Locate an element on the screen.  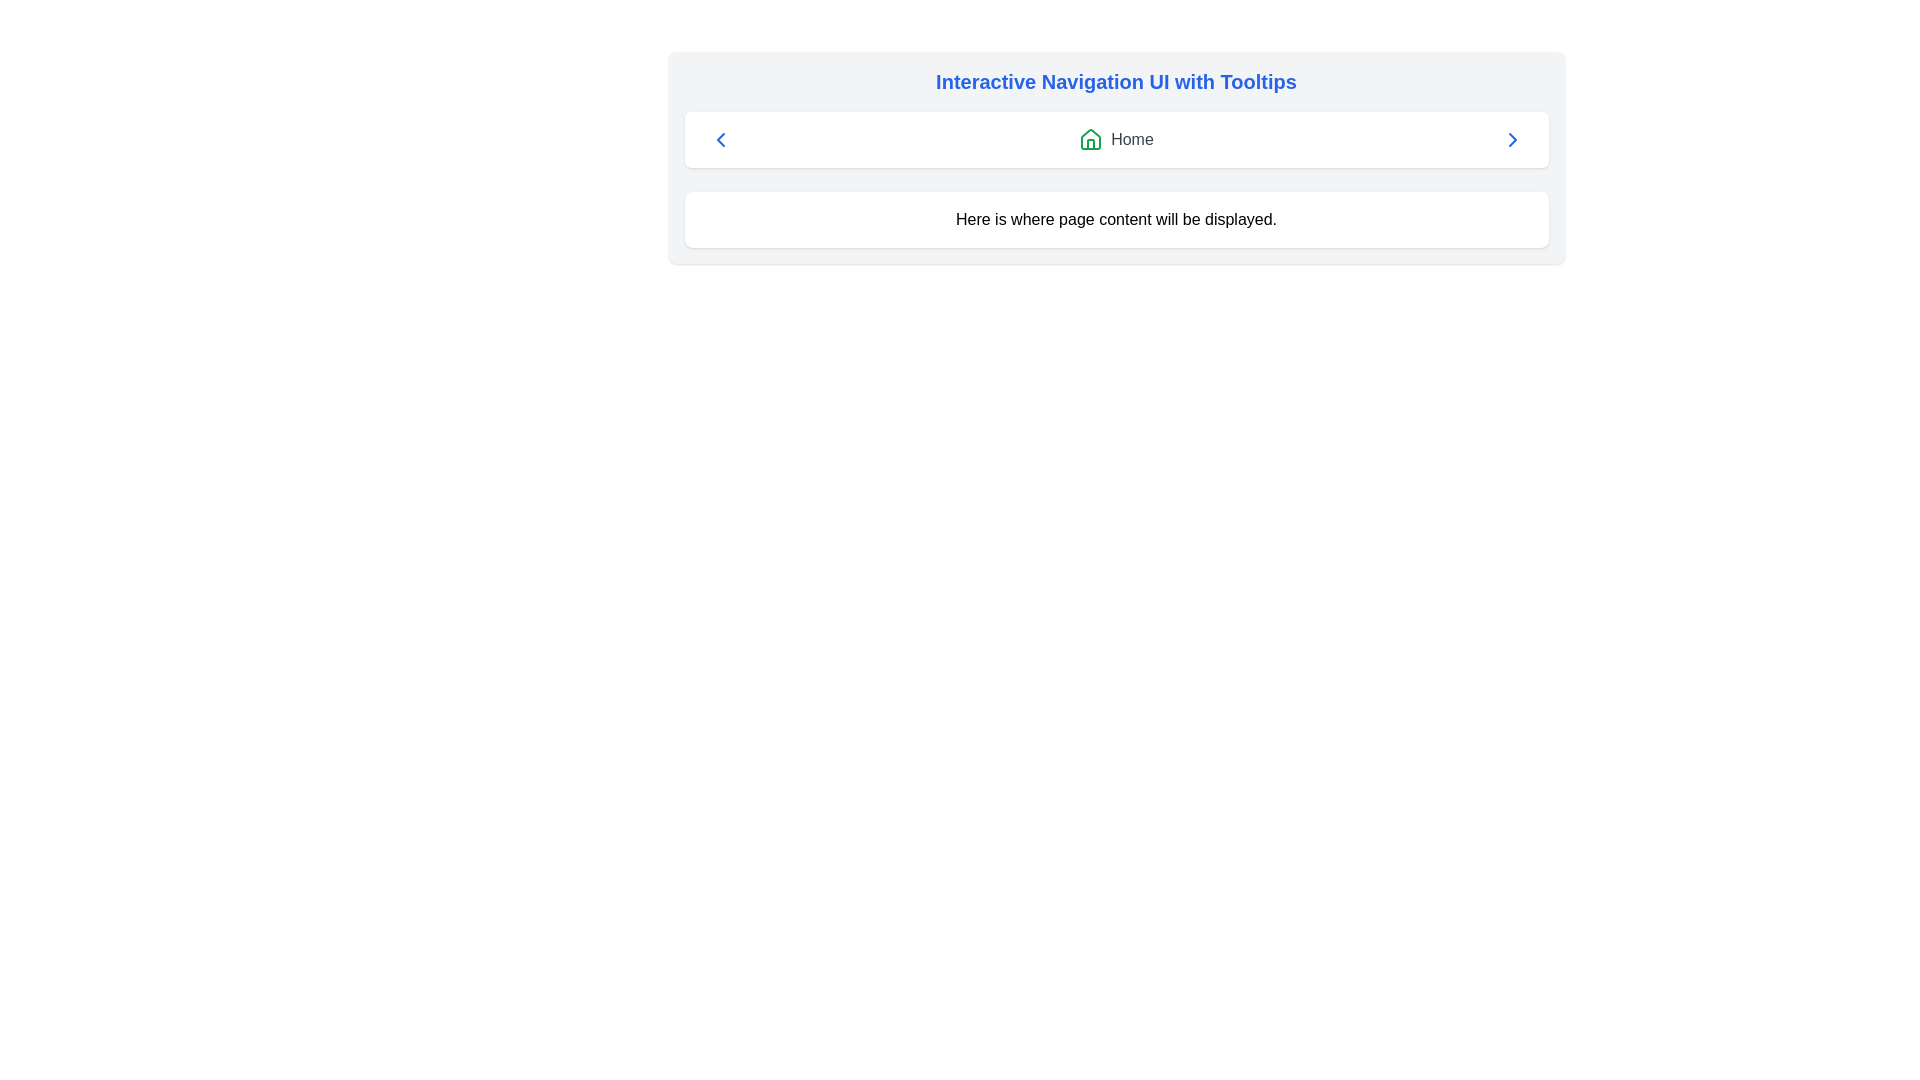
the blue chevron icon resembling a right-facing arrow located to the right of the 'Home' label in the navigation bar is located at coordinates (1512, 138).